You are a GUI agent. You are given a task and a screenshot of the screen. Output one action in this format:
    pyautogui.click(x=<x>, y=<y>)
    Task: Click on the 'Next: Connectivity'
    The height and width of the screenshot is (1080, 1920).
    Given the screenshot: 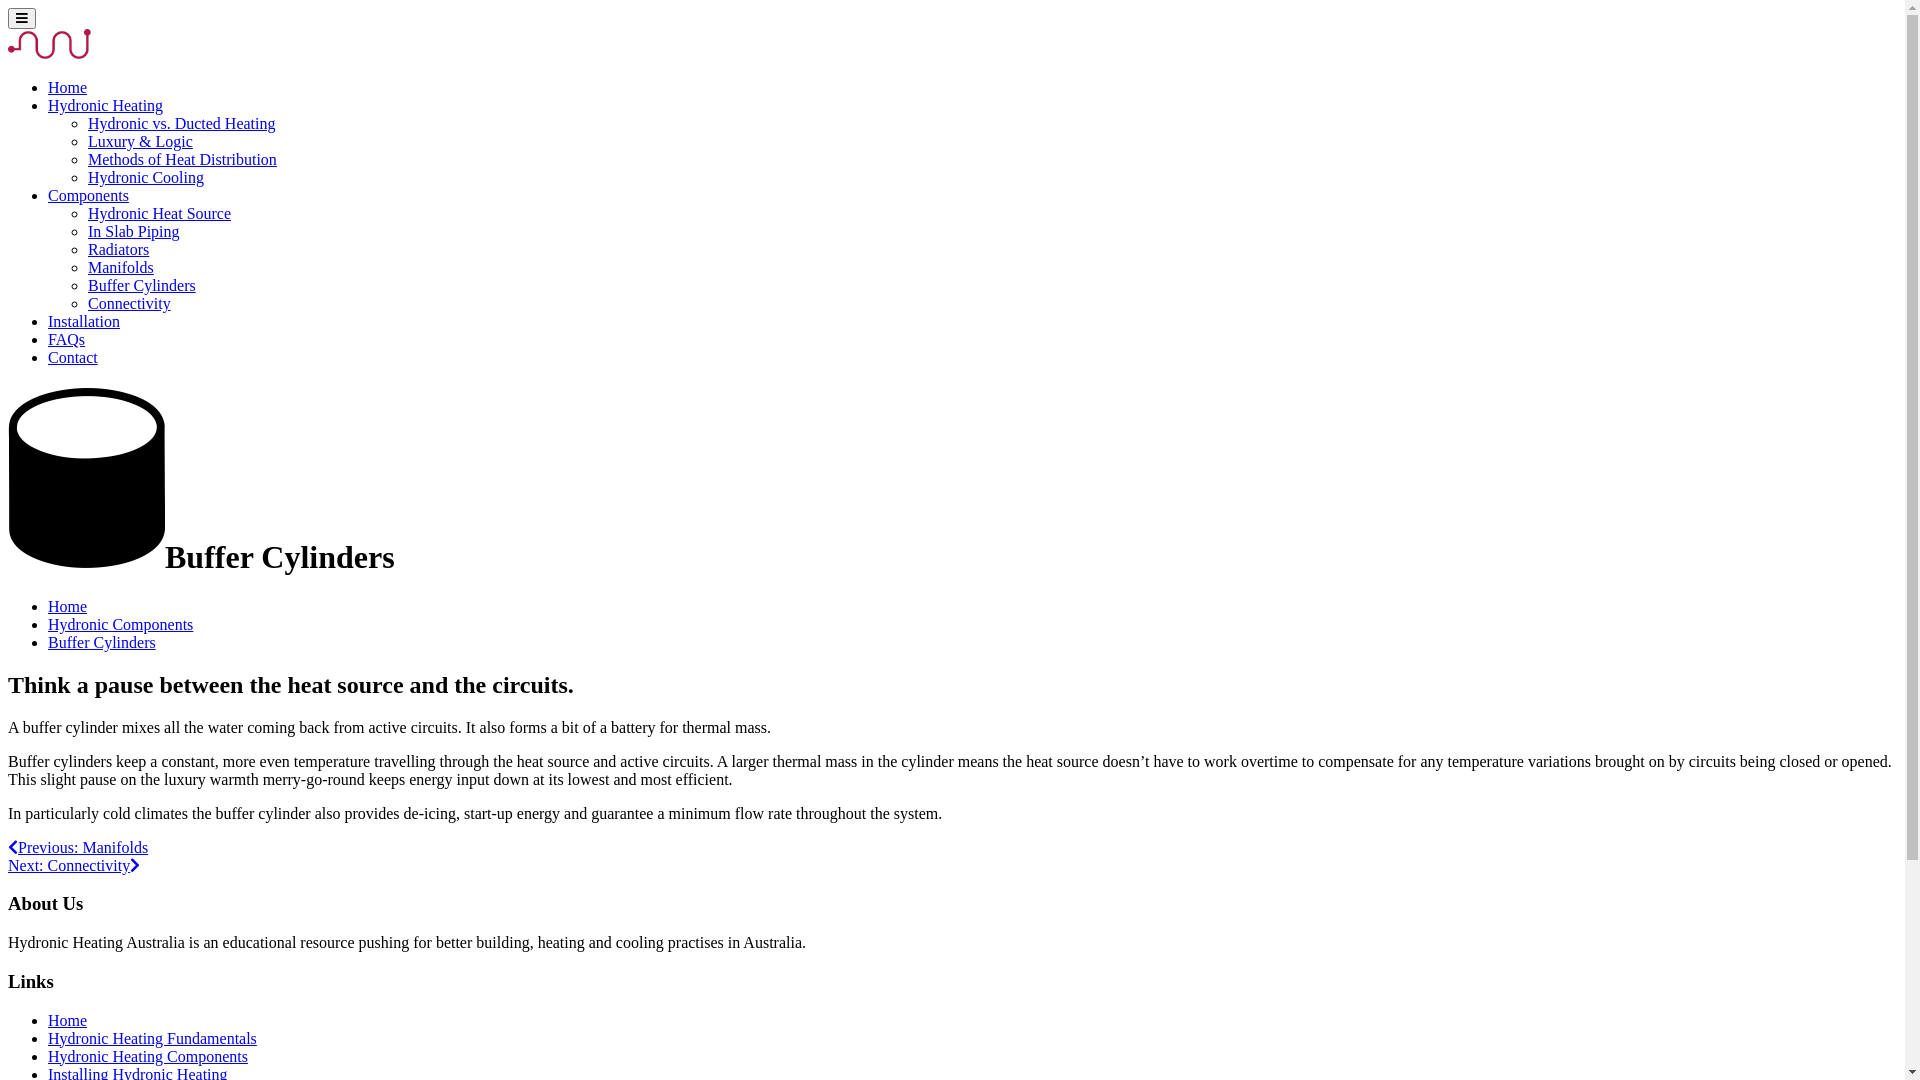 What is the action you would take?
    pyautogui.click(x=73, y=864)
    